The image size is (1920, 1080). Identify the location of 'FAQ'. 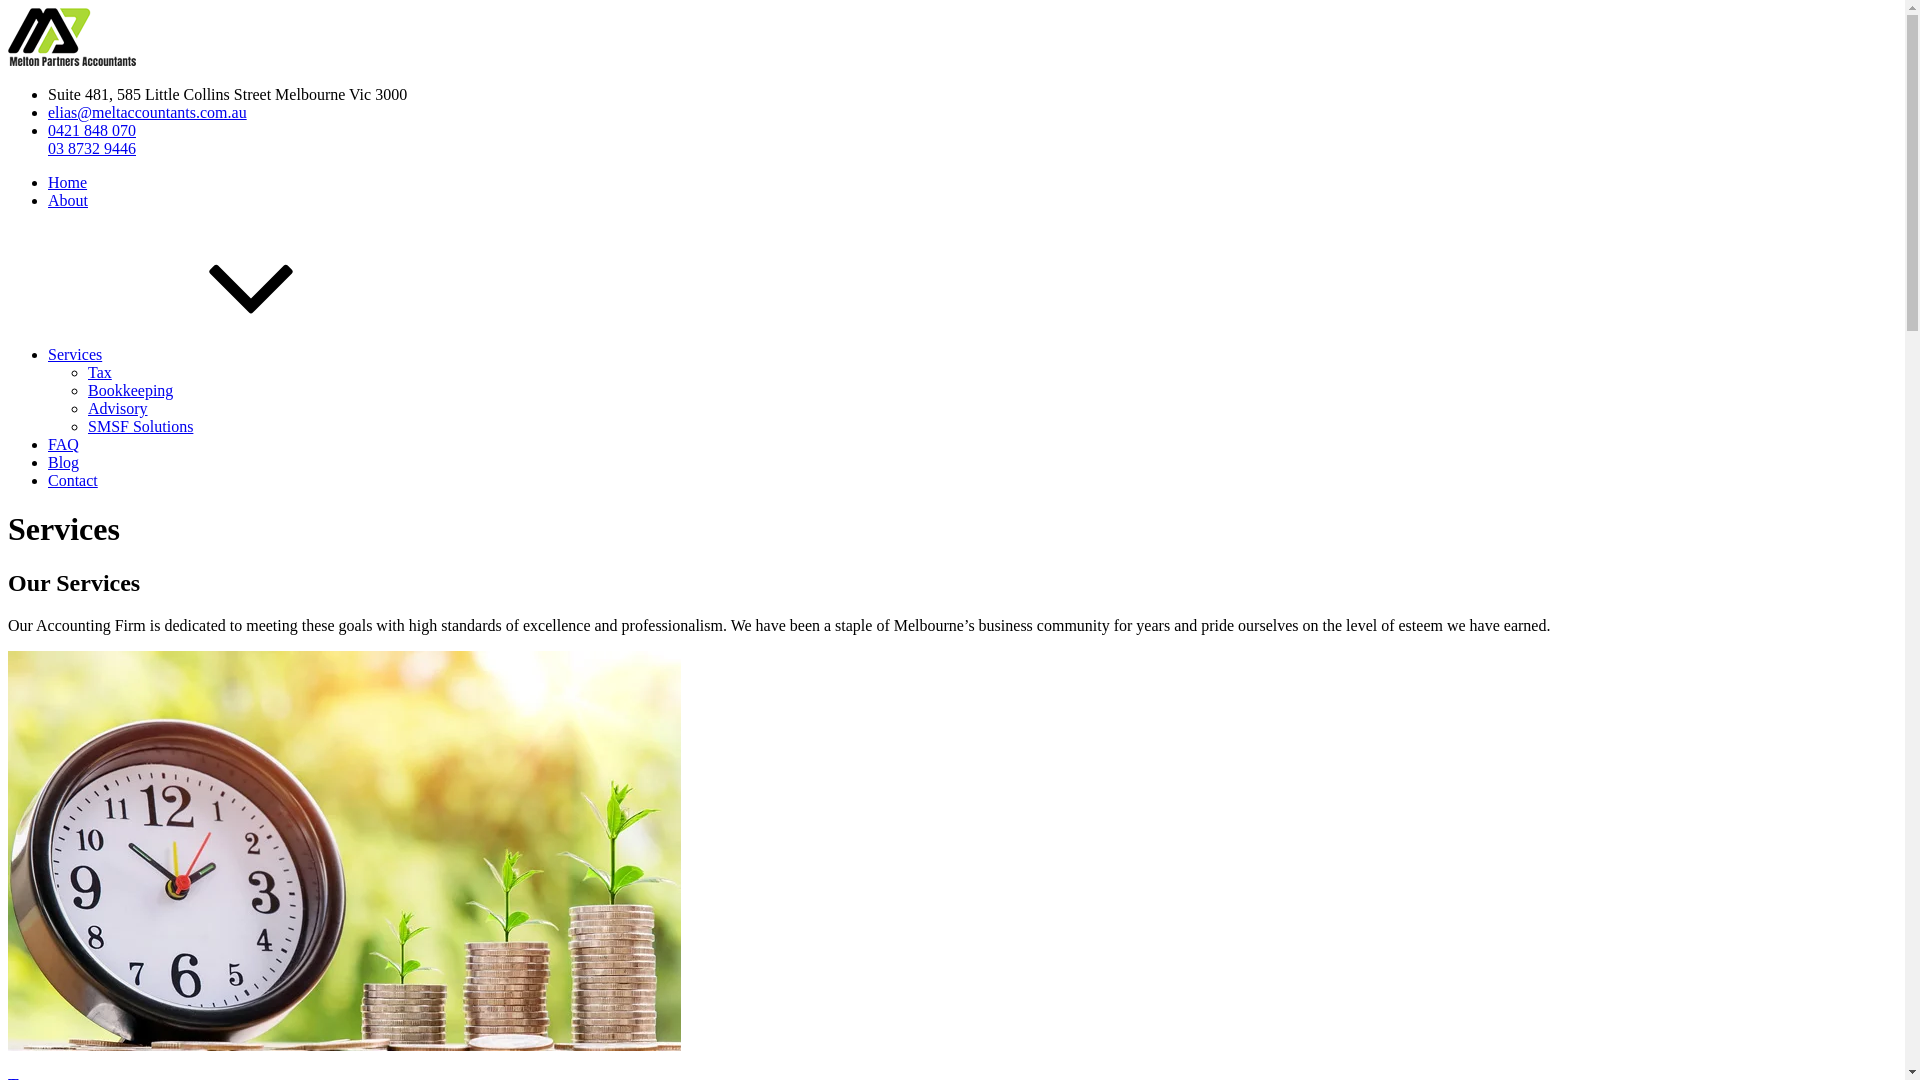
(48, 443).